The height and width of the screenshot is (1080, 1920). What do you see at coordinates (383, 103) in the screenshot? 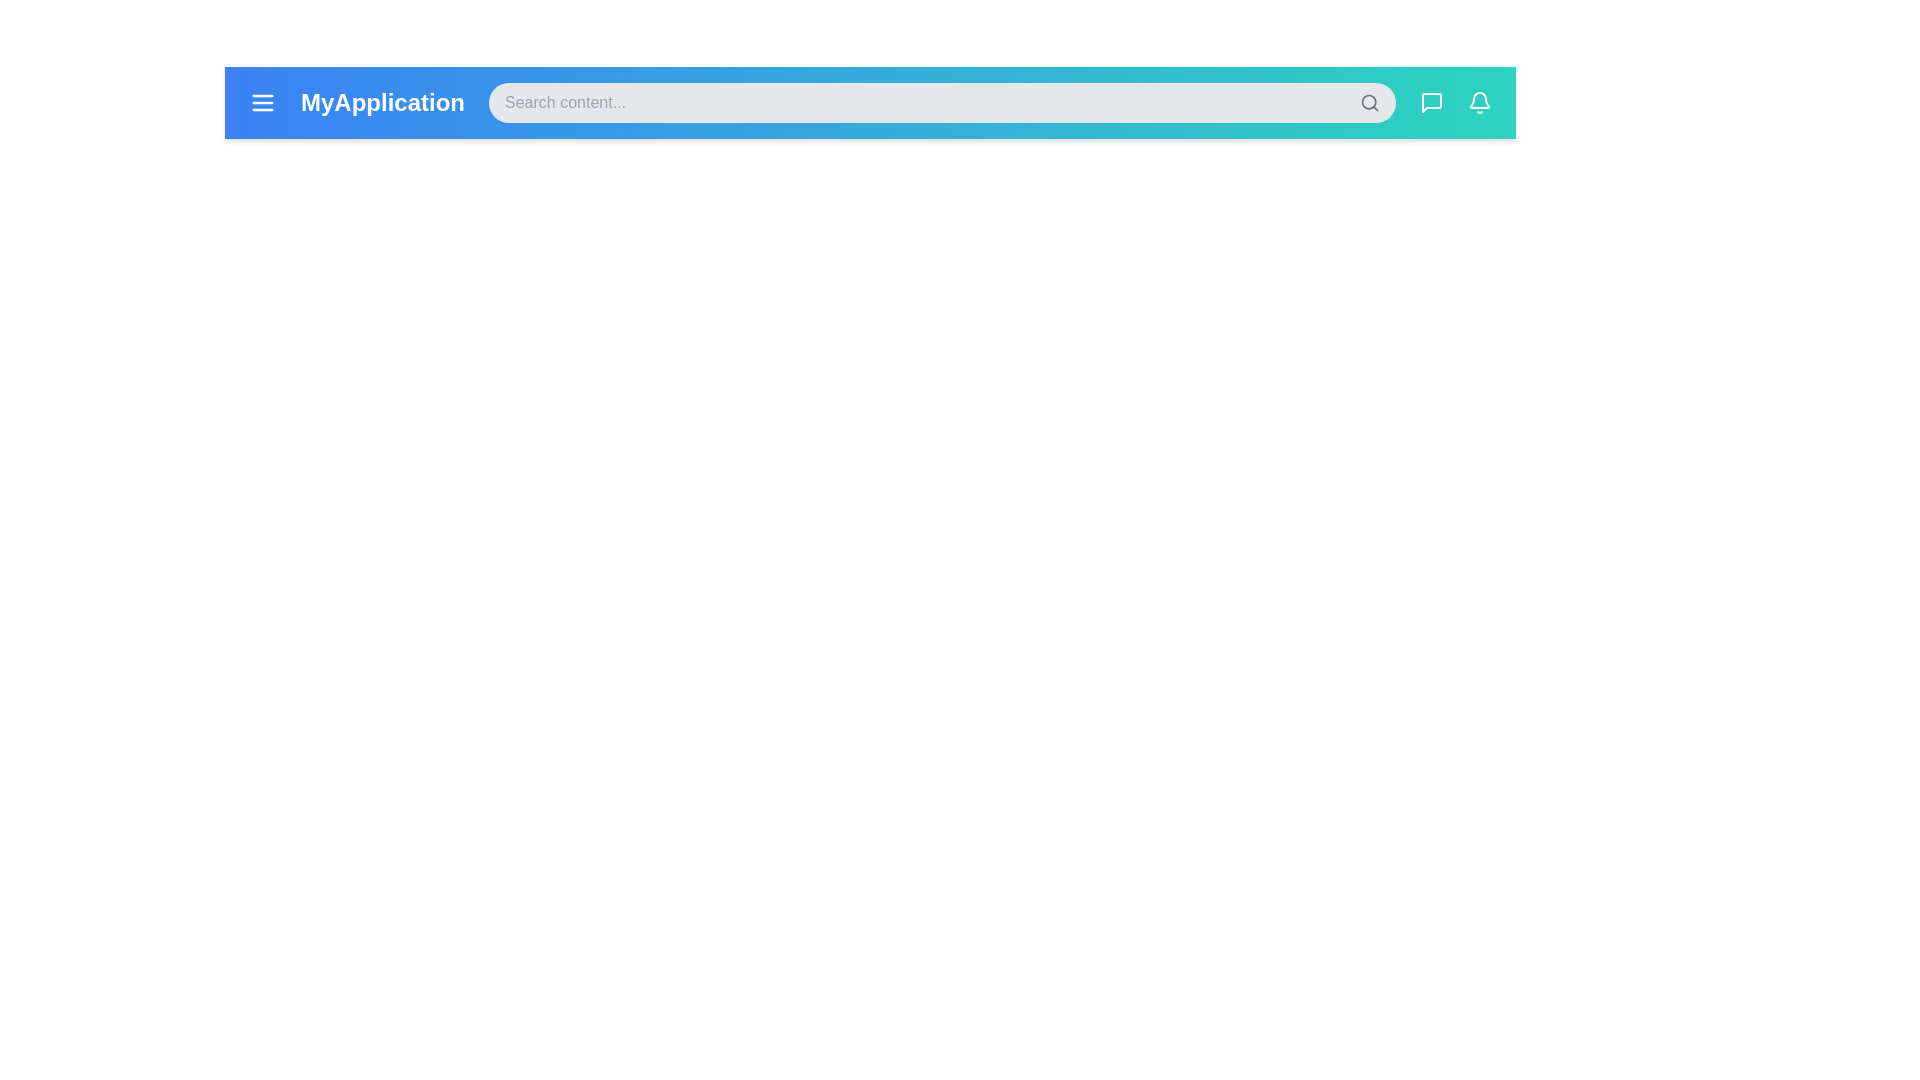
I see `the application title to focus on it` at bounding box center [383, 103].